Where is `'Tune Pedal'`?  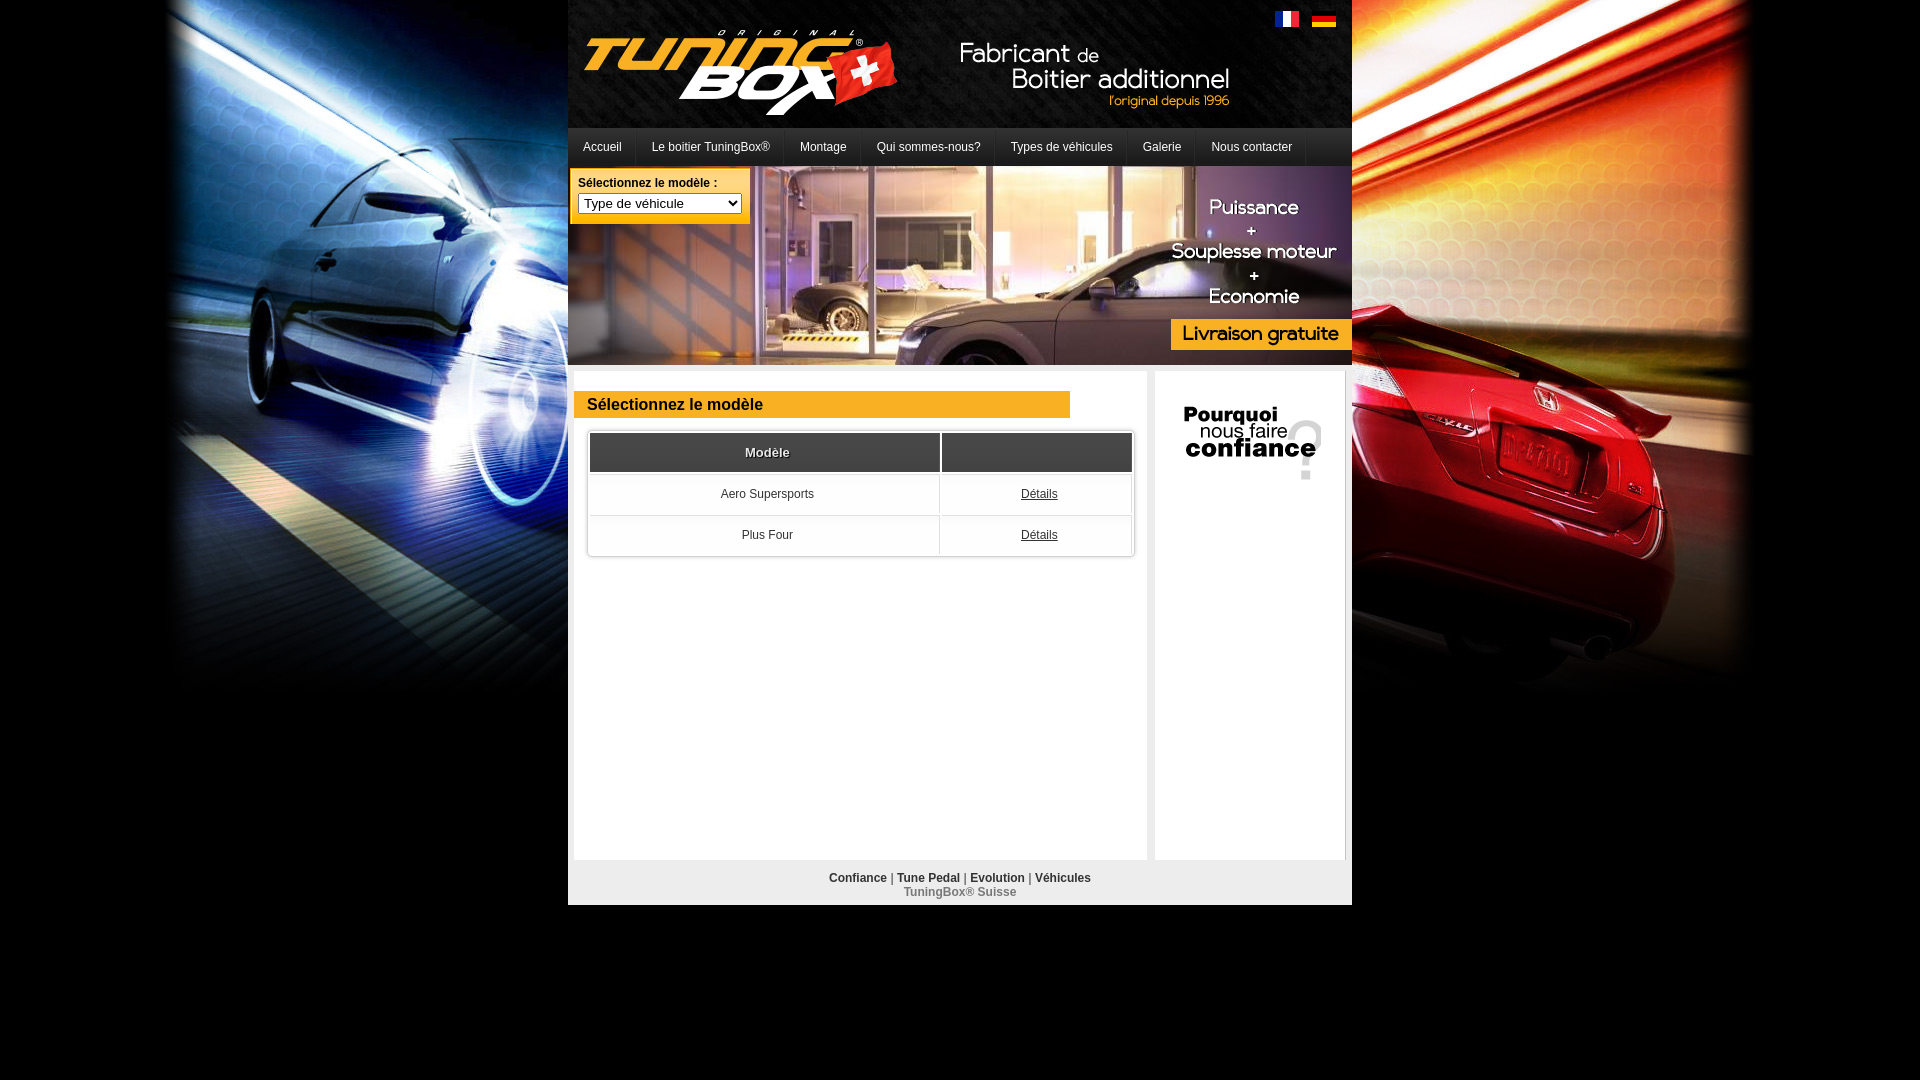
'Tune Pedal' is located at coordinates (927, 877).